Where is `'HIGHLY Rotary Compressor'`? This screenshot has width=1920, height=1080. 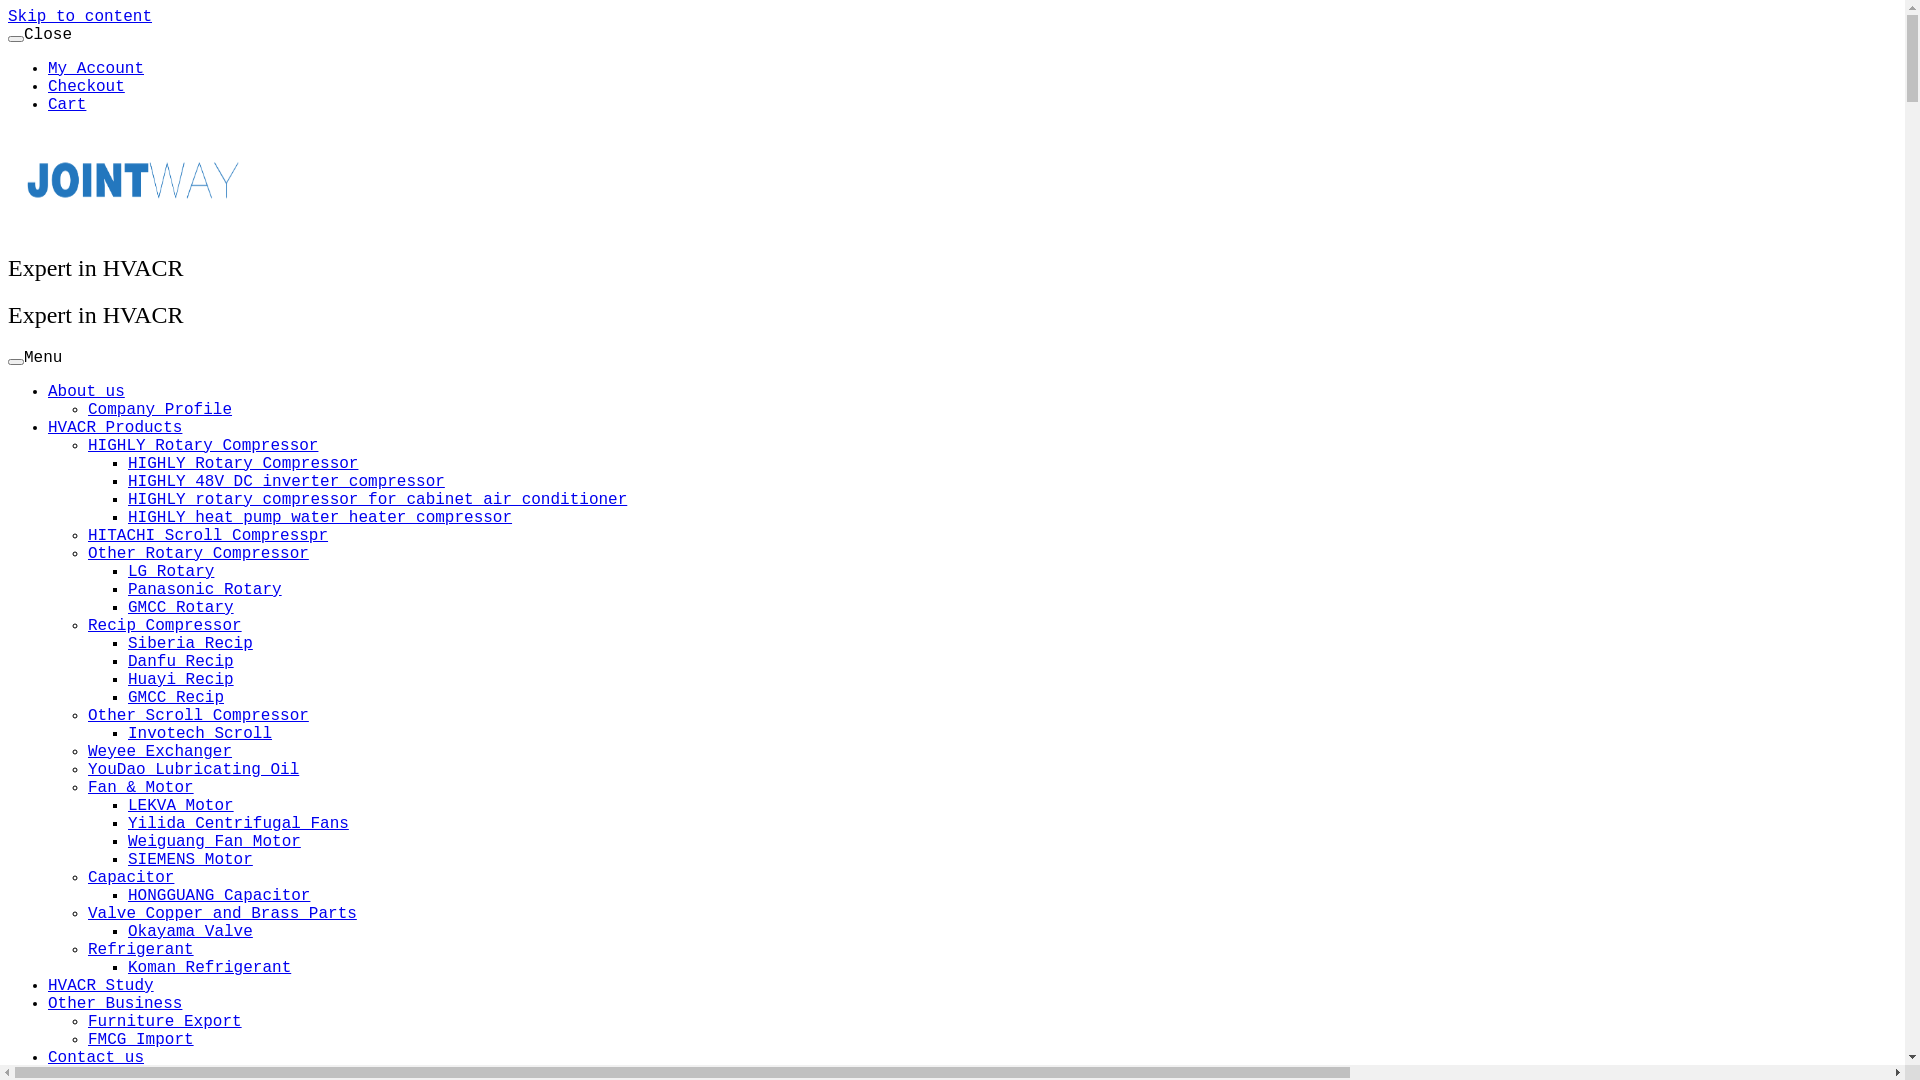 'HIGHLY Rotary Compressor' is located at coordinates (202, 445).